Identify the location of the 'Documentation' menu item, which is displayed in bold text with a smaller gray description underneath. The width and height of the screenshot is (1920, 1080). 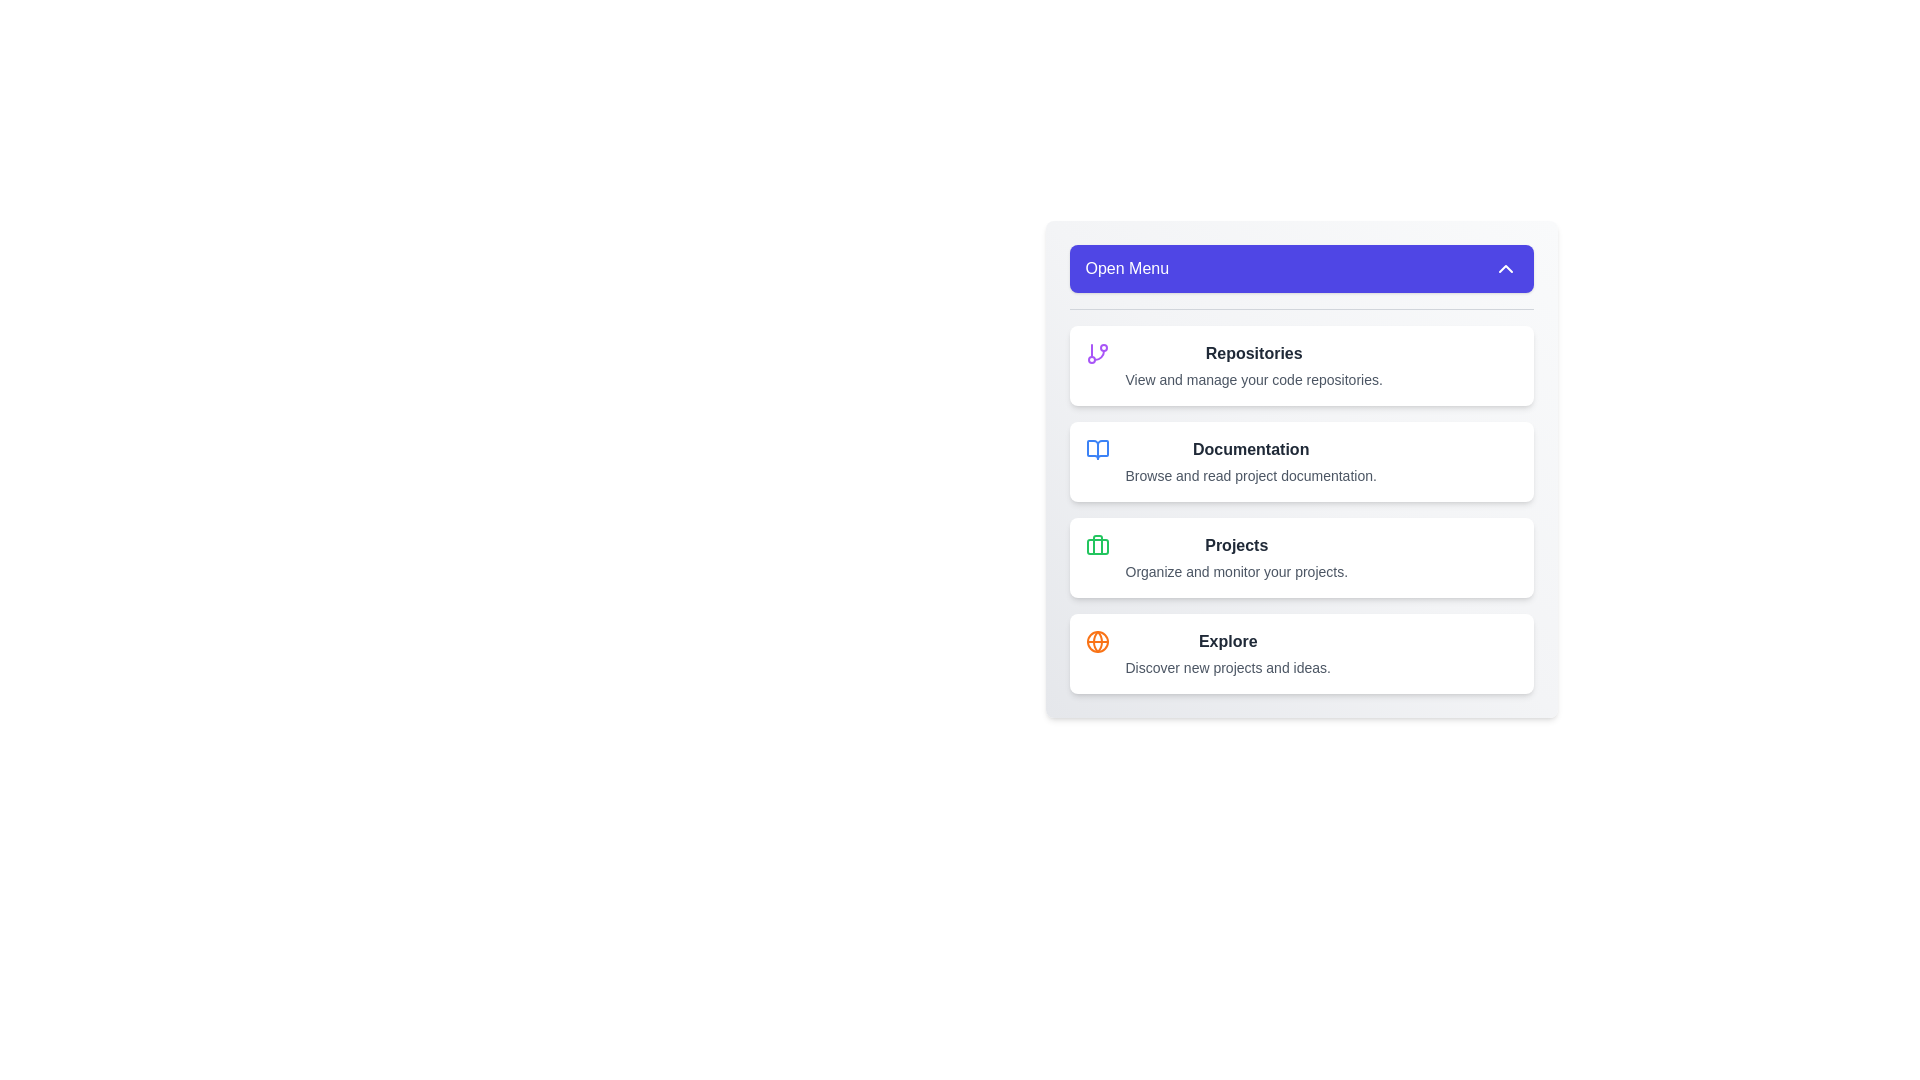
(1250, 462).